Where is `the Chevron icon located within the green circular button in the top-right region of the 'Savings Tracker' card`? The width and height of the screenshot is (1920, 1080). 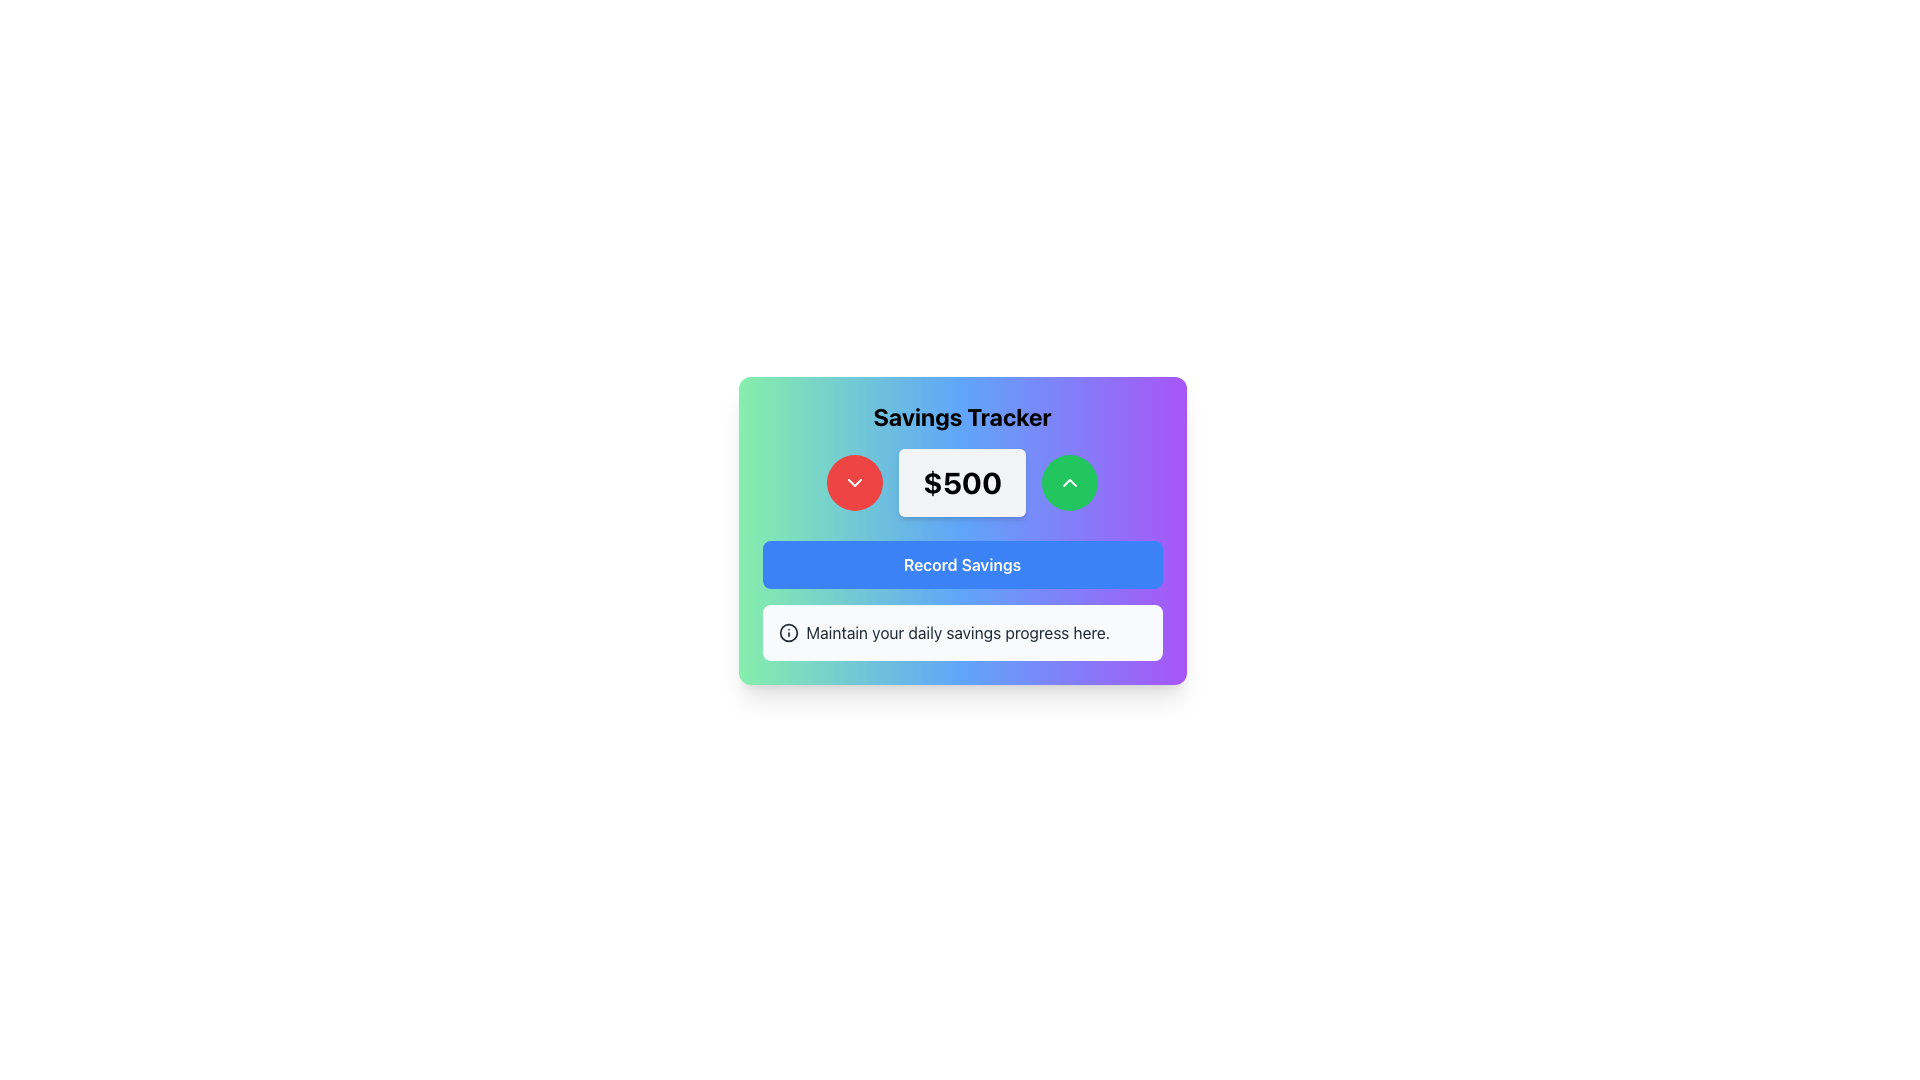 the Chevron icon located within the green circular button in the top-right region of the 'Savings Tracker' card is located at coordinates (1069, 482).